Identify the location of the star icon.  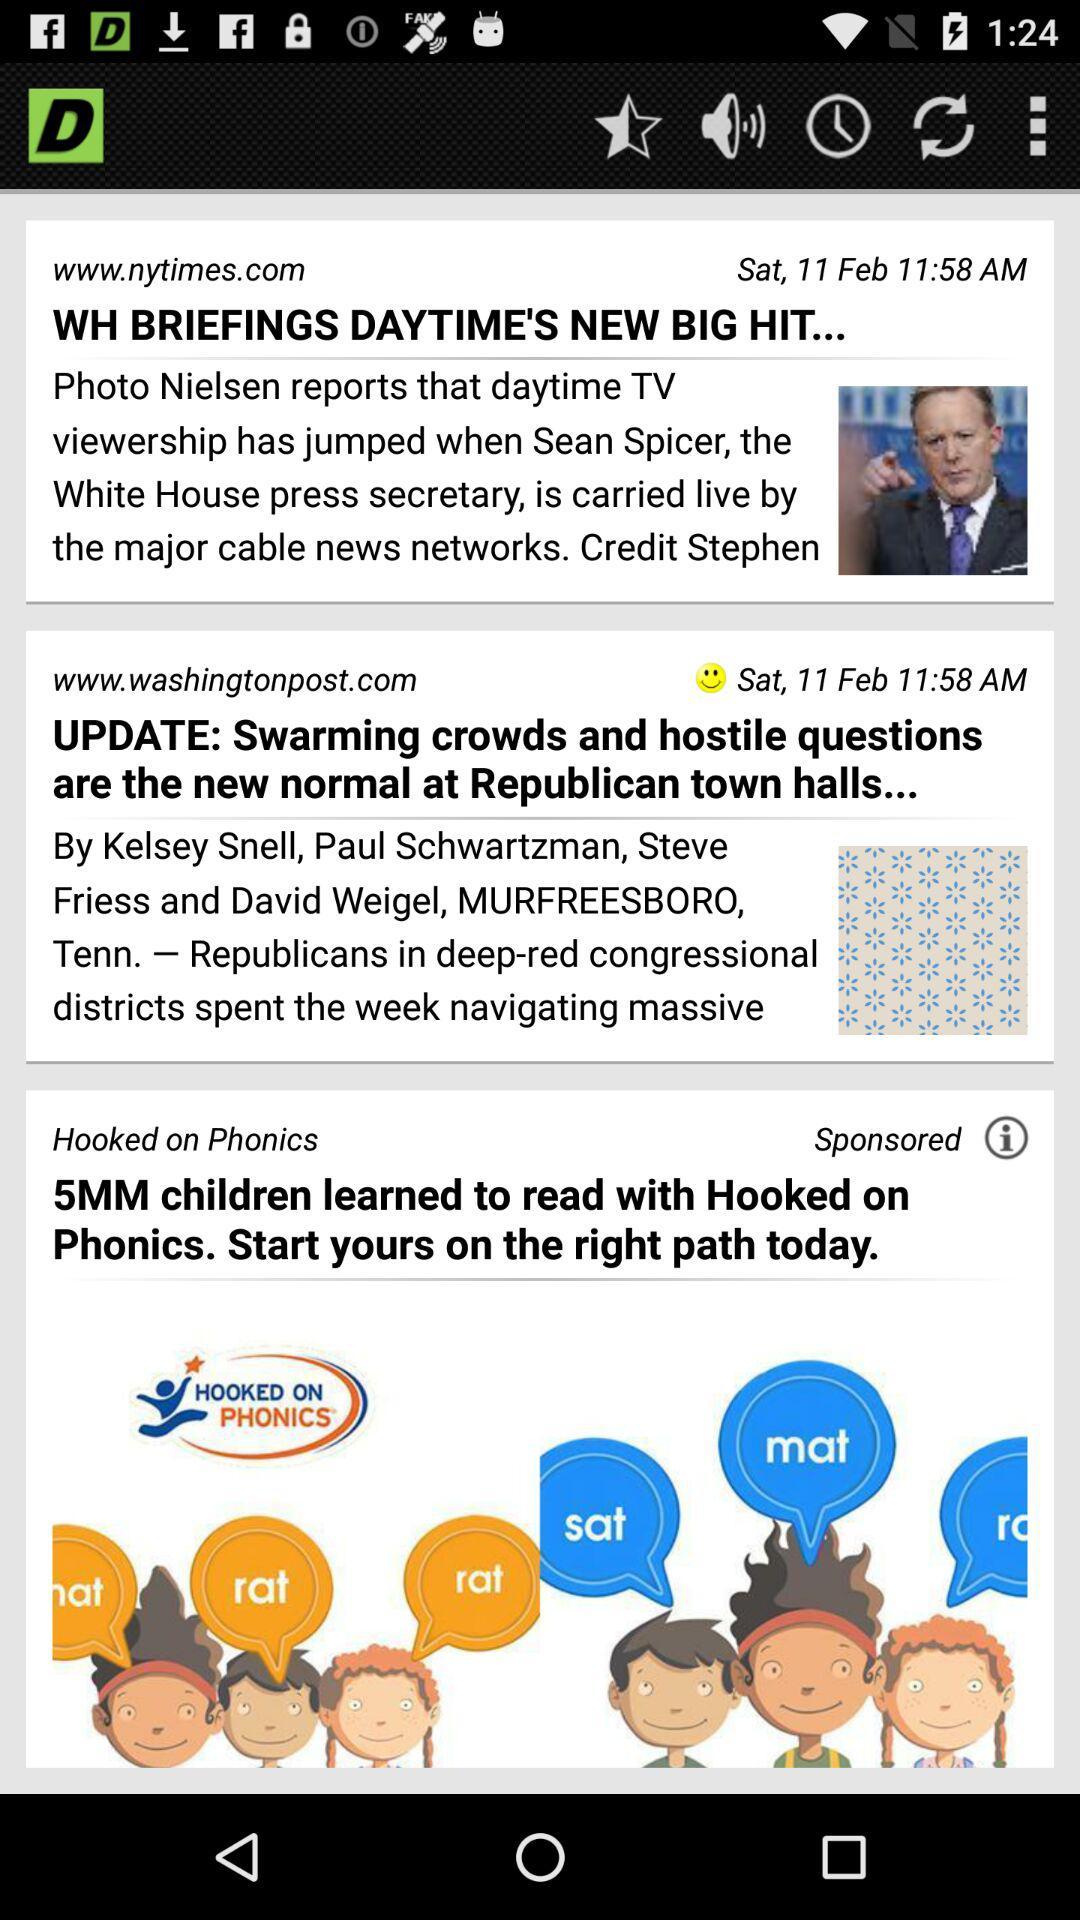
(627, 133).